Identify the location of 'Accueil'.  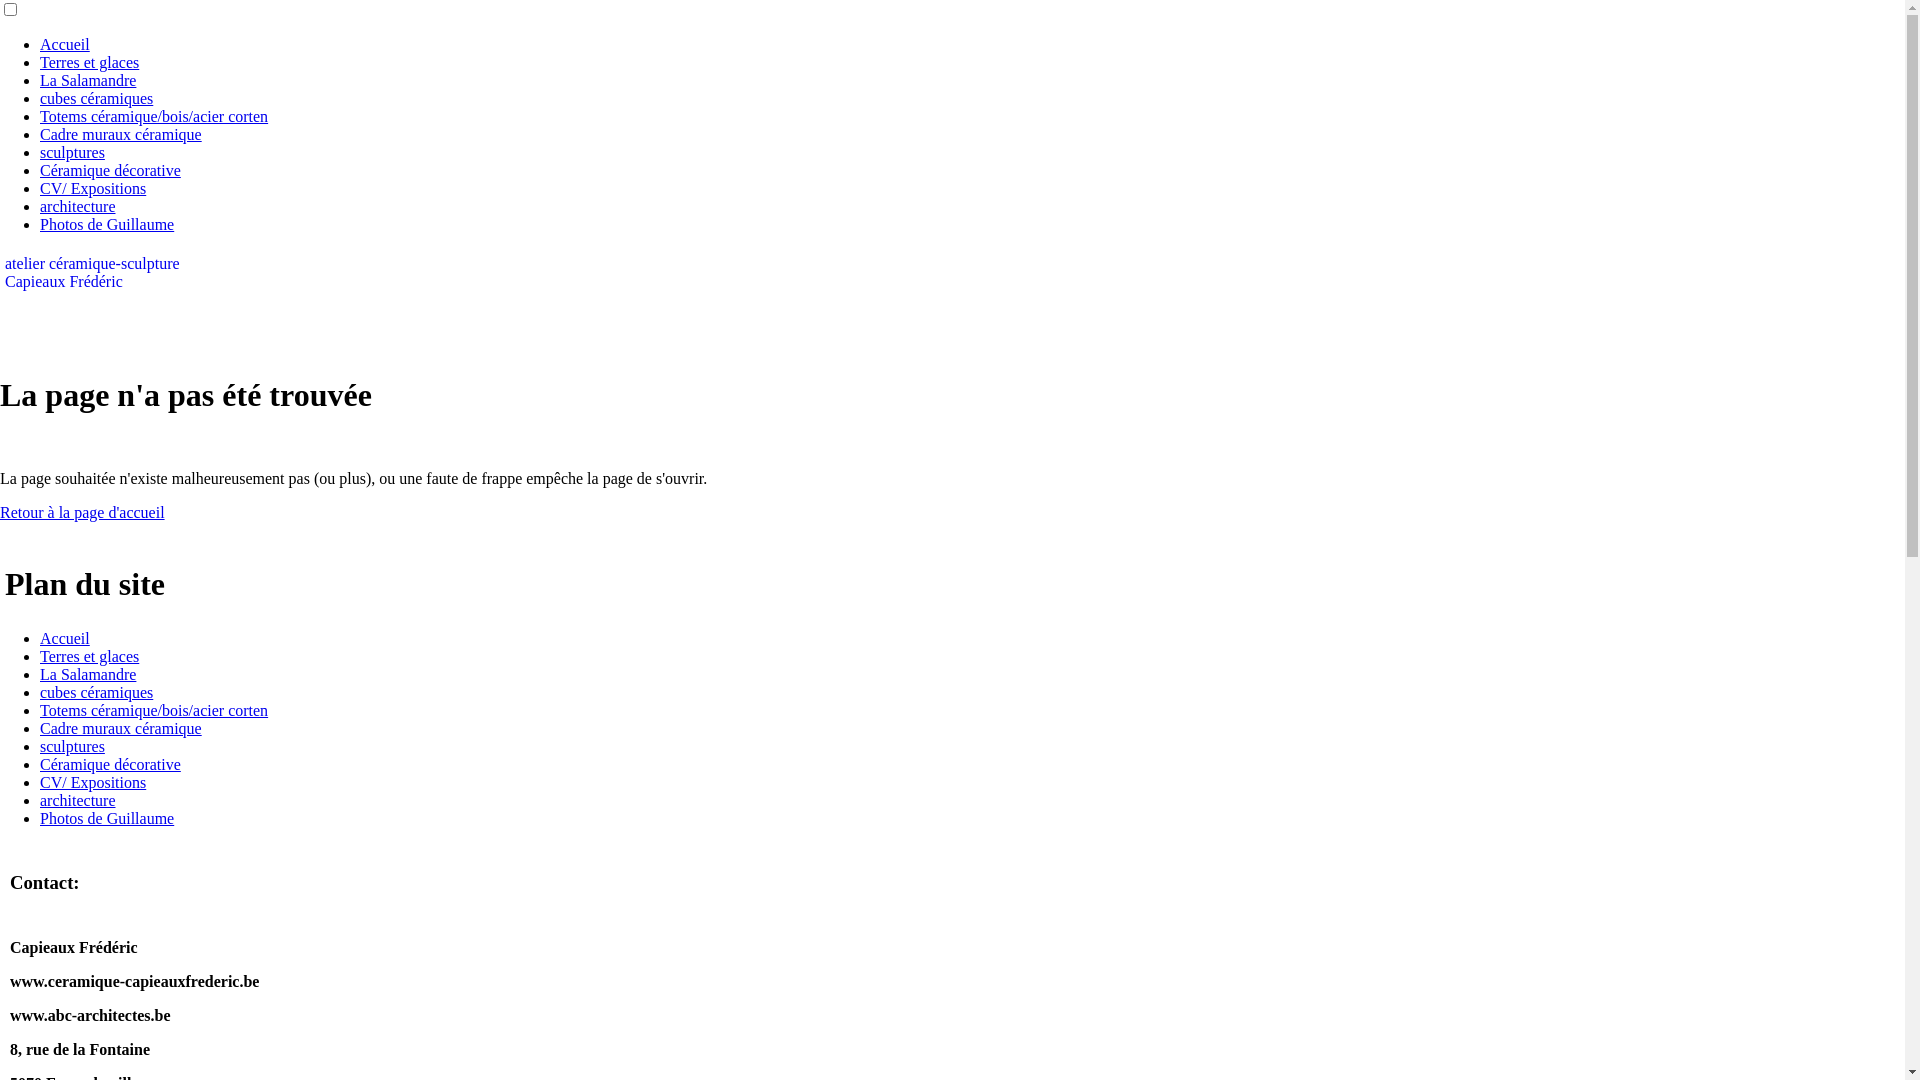
(65, 638).